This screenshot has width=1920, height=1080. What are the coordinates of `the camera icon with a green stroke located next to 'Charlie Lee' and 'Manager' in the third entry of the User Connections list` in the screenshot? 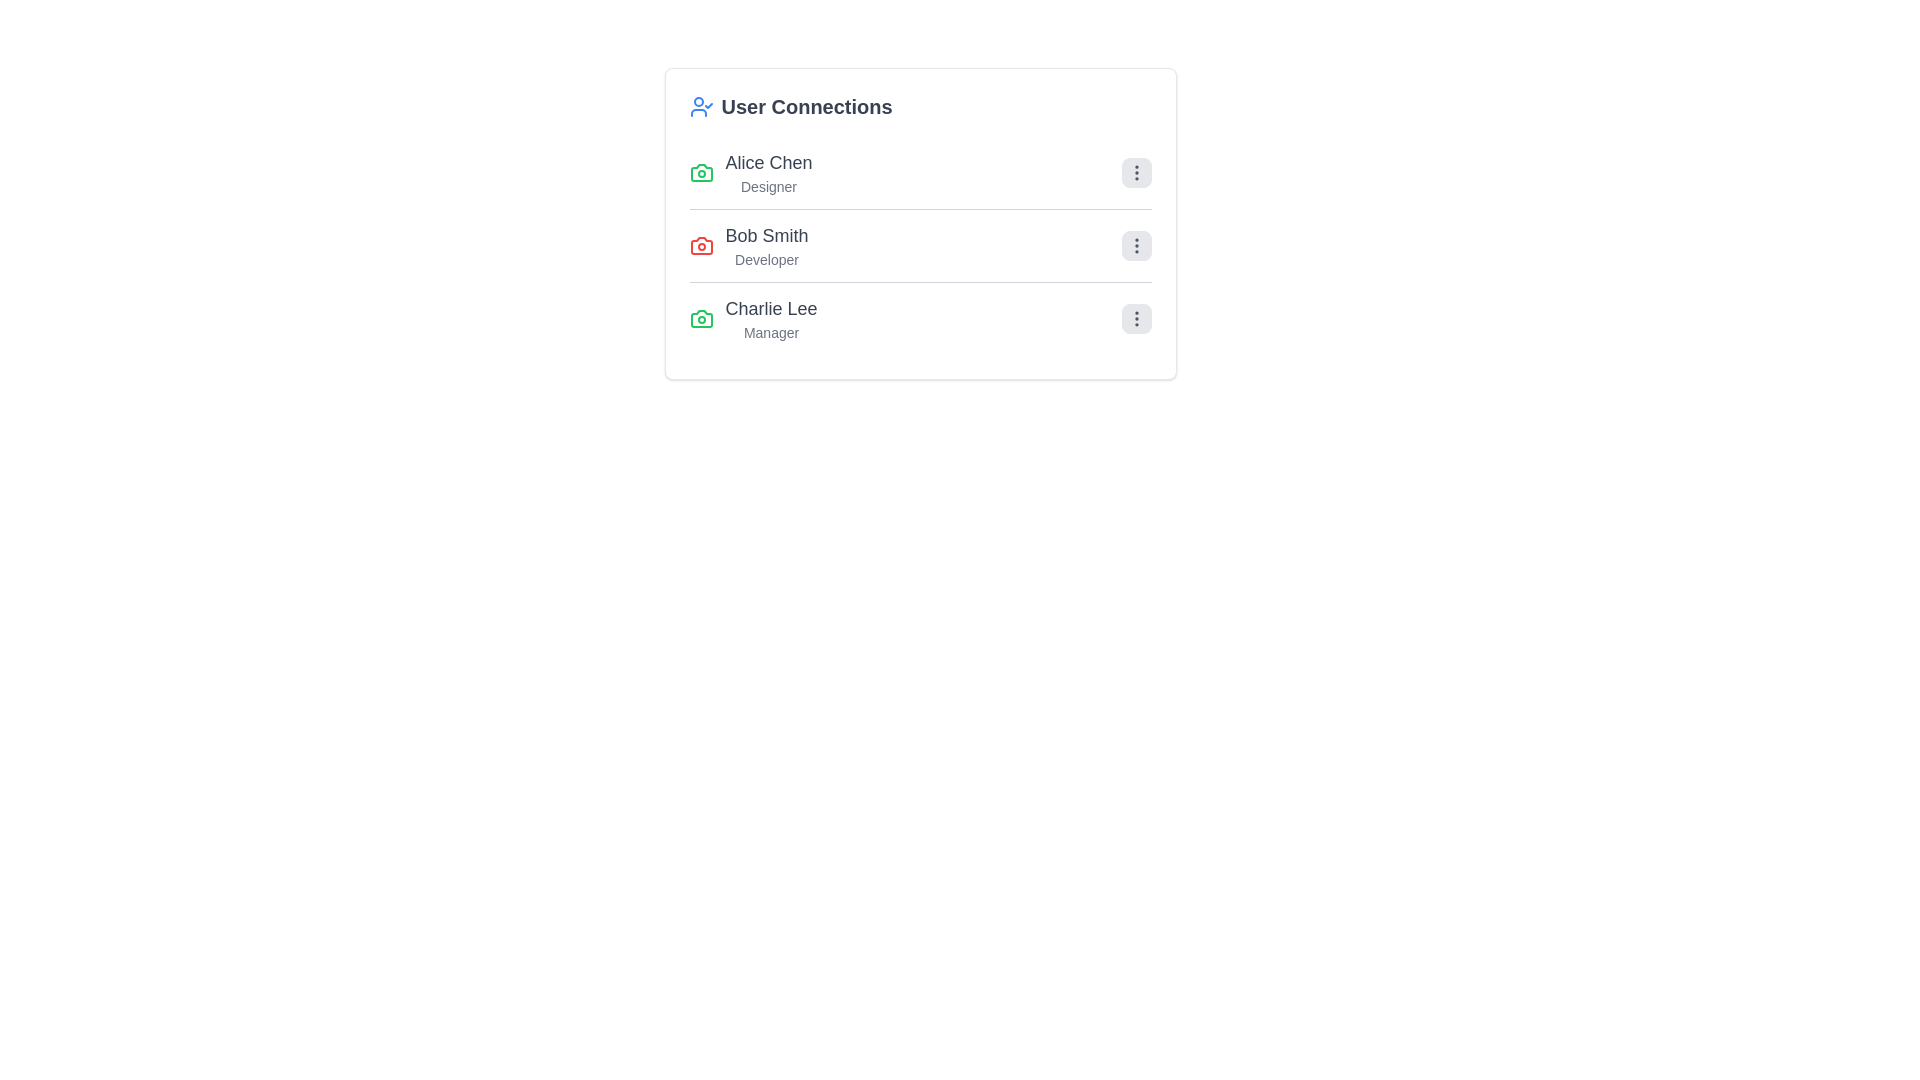 It's located at (701, 318).